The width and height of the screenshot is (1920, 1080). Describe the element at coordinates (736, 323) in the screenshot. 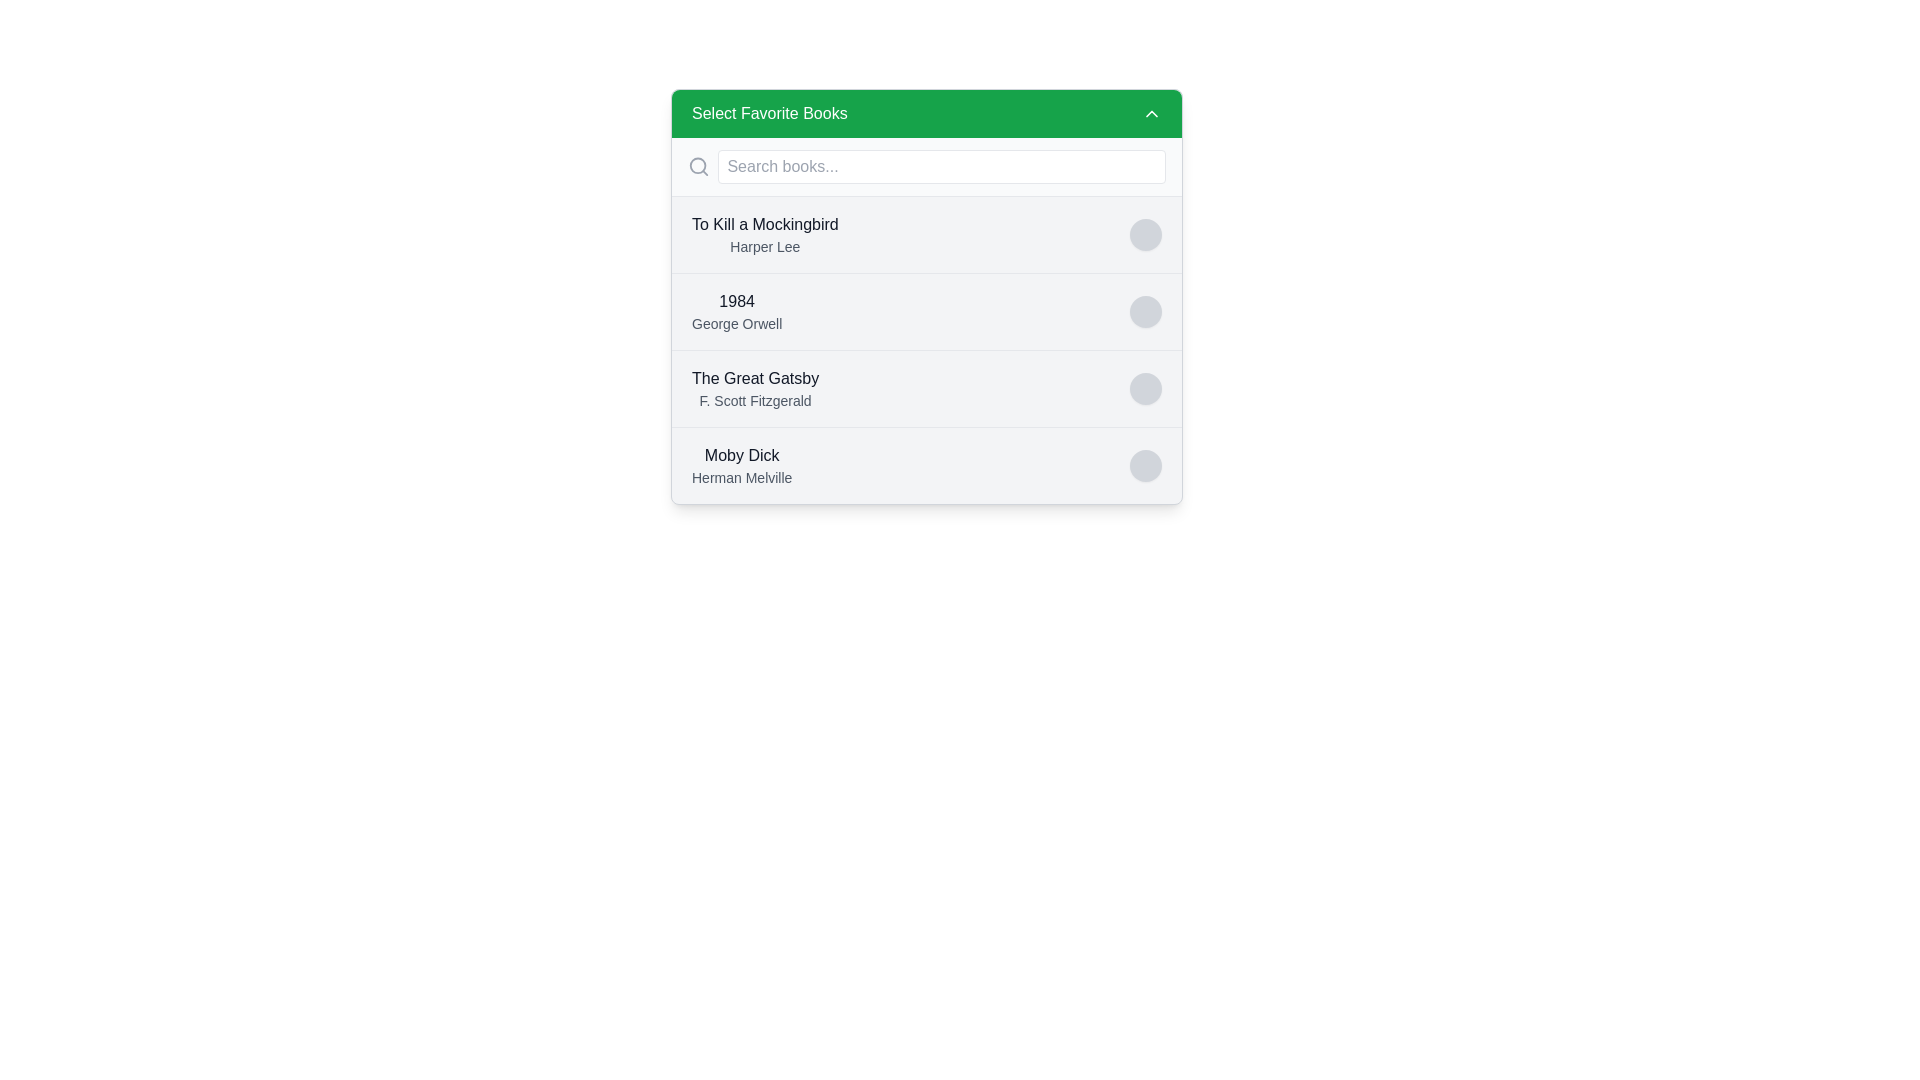

I see `the textual label displaying the author name of the book '1984', which is located directly below the title in the book list` at that location.